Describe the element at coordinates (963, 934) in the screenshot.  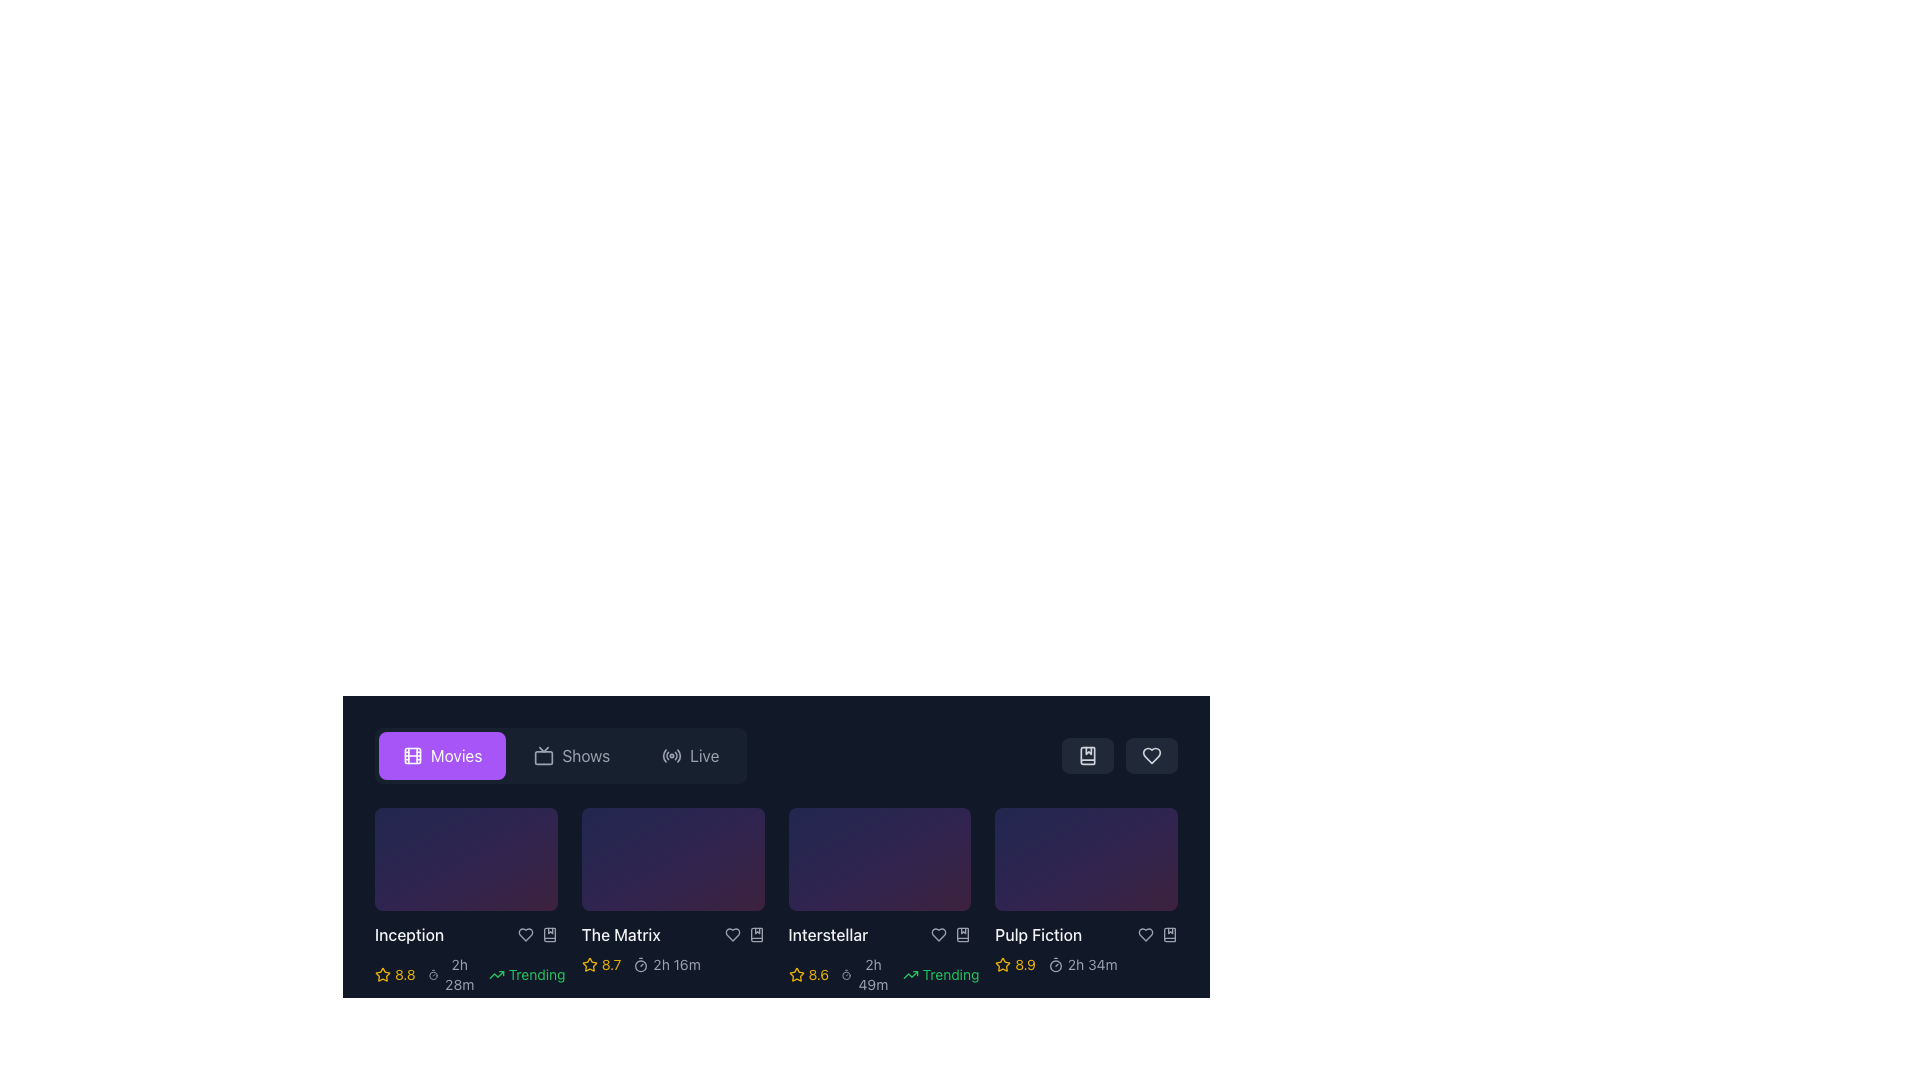
I see `the gray bookmark icon button located beneath the 'Pulp Fiction' tile, which is to the right of the heart-shaped icon` at that location.